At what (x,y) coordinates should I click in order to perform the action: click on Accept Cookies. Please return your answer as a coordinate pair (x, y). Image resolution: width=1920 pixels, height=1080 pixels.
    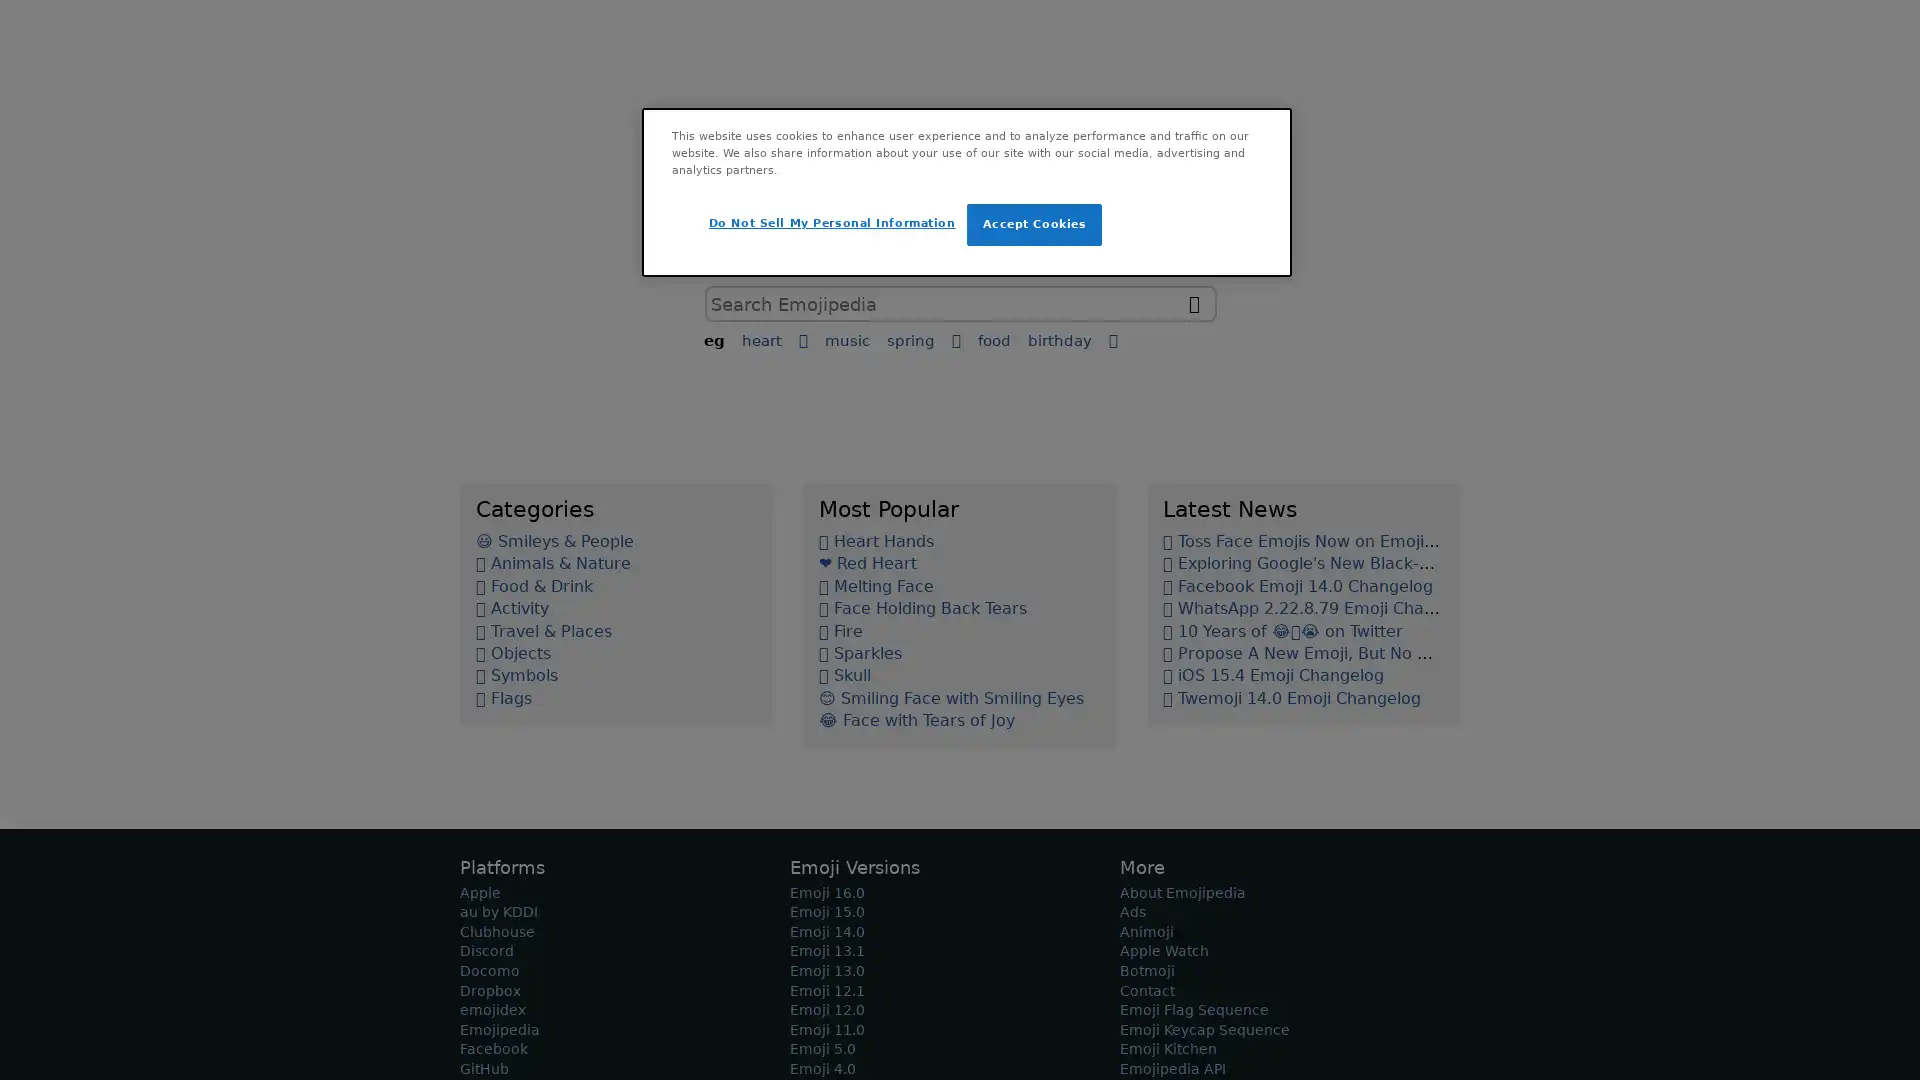
    Looking at the image, I should click on (1034, 224).